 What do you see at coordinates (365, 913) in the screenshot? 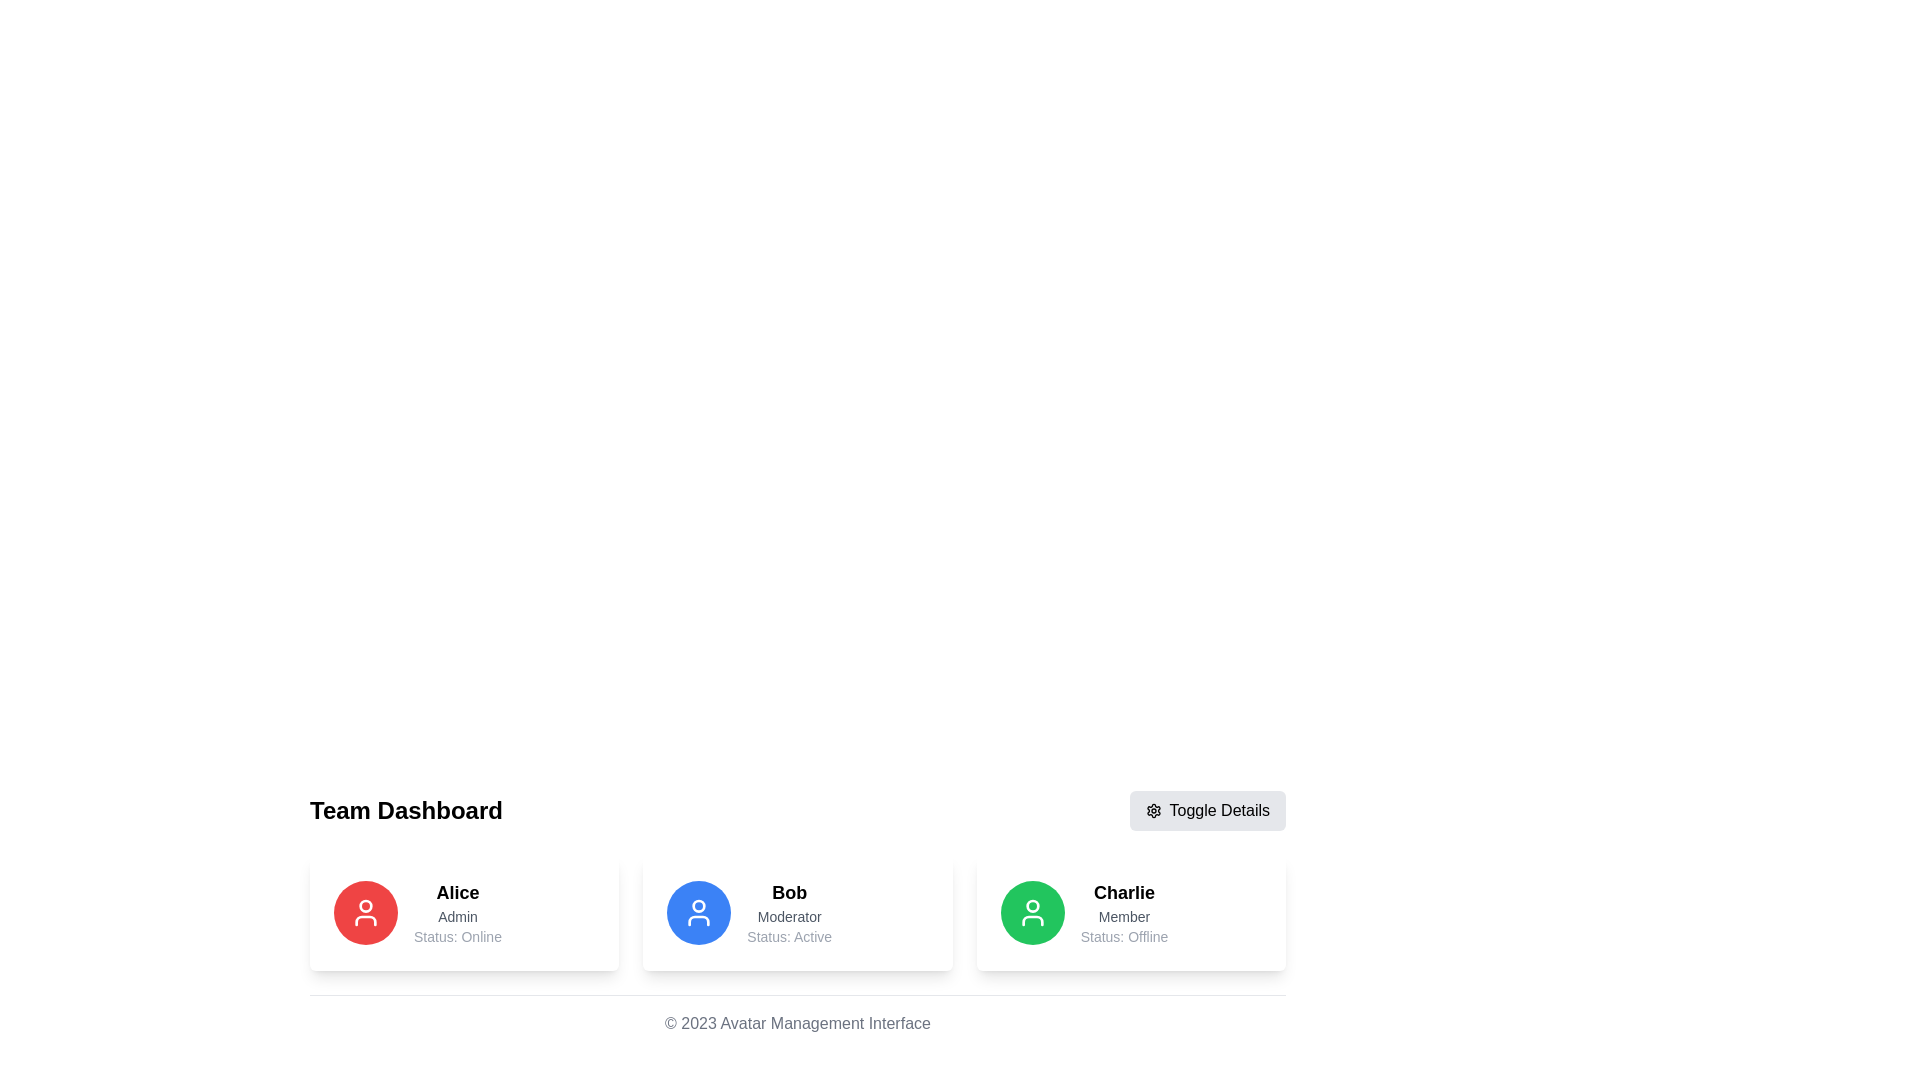
I see `the user profile icon for 'Alice', which is located on the leftmost card in the bottom-left area of the interface` at bounding box center [365, 913].